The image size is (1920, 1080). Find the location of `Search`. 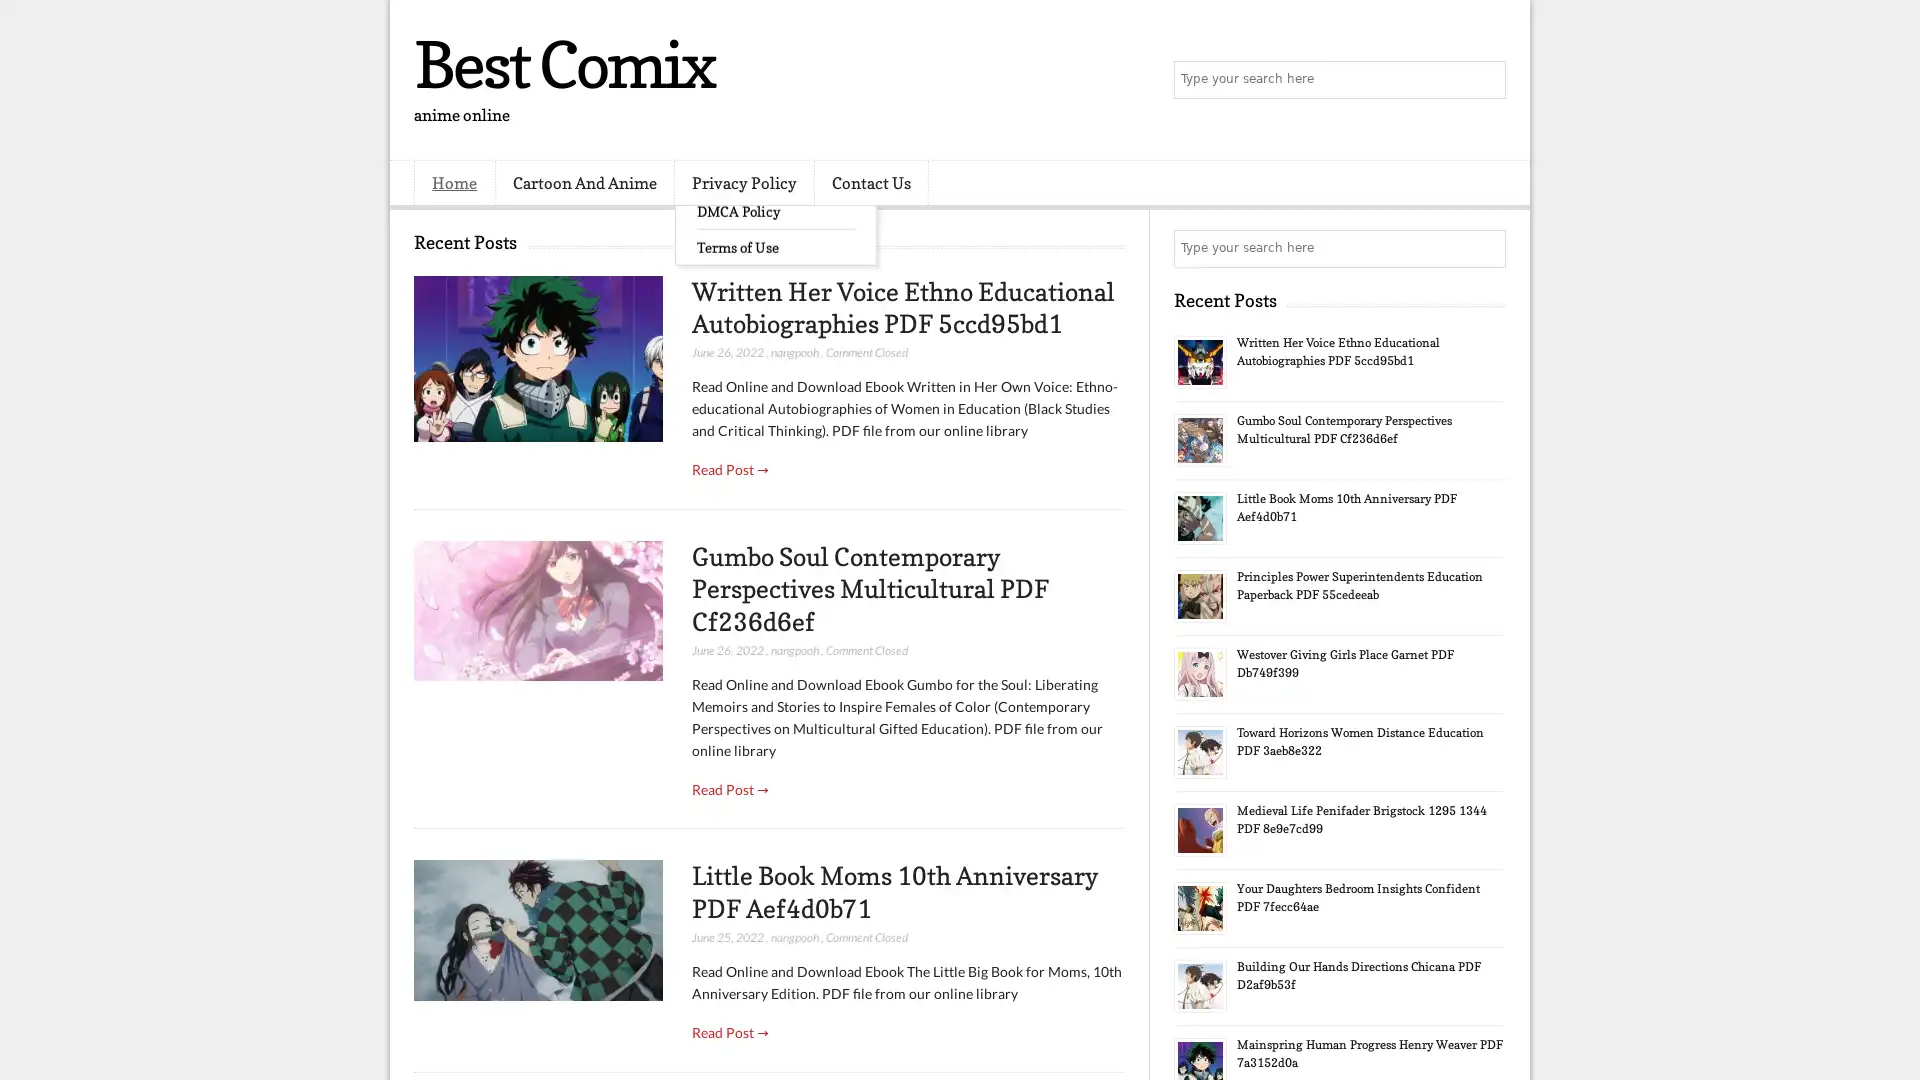

Search is located at coordinates (1485, 80).